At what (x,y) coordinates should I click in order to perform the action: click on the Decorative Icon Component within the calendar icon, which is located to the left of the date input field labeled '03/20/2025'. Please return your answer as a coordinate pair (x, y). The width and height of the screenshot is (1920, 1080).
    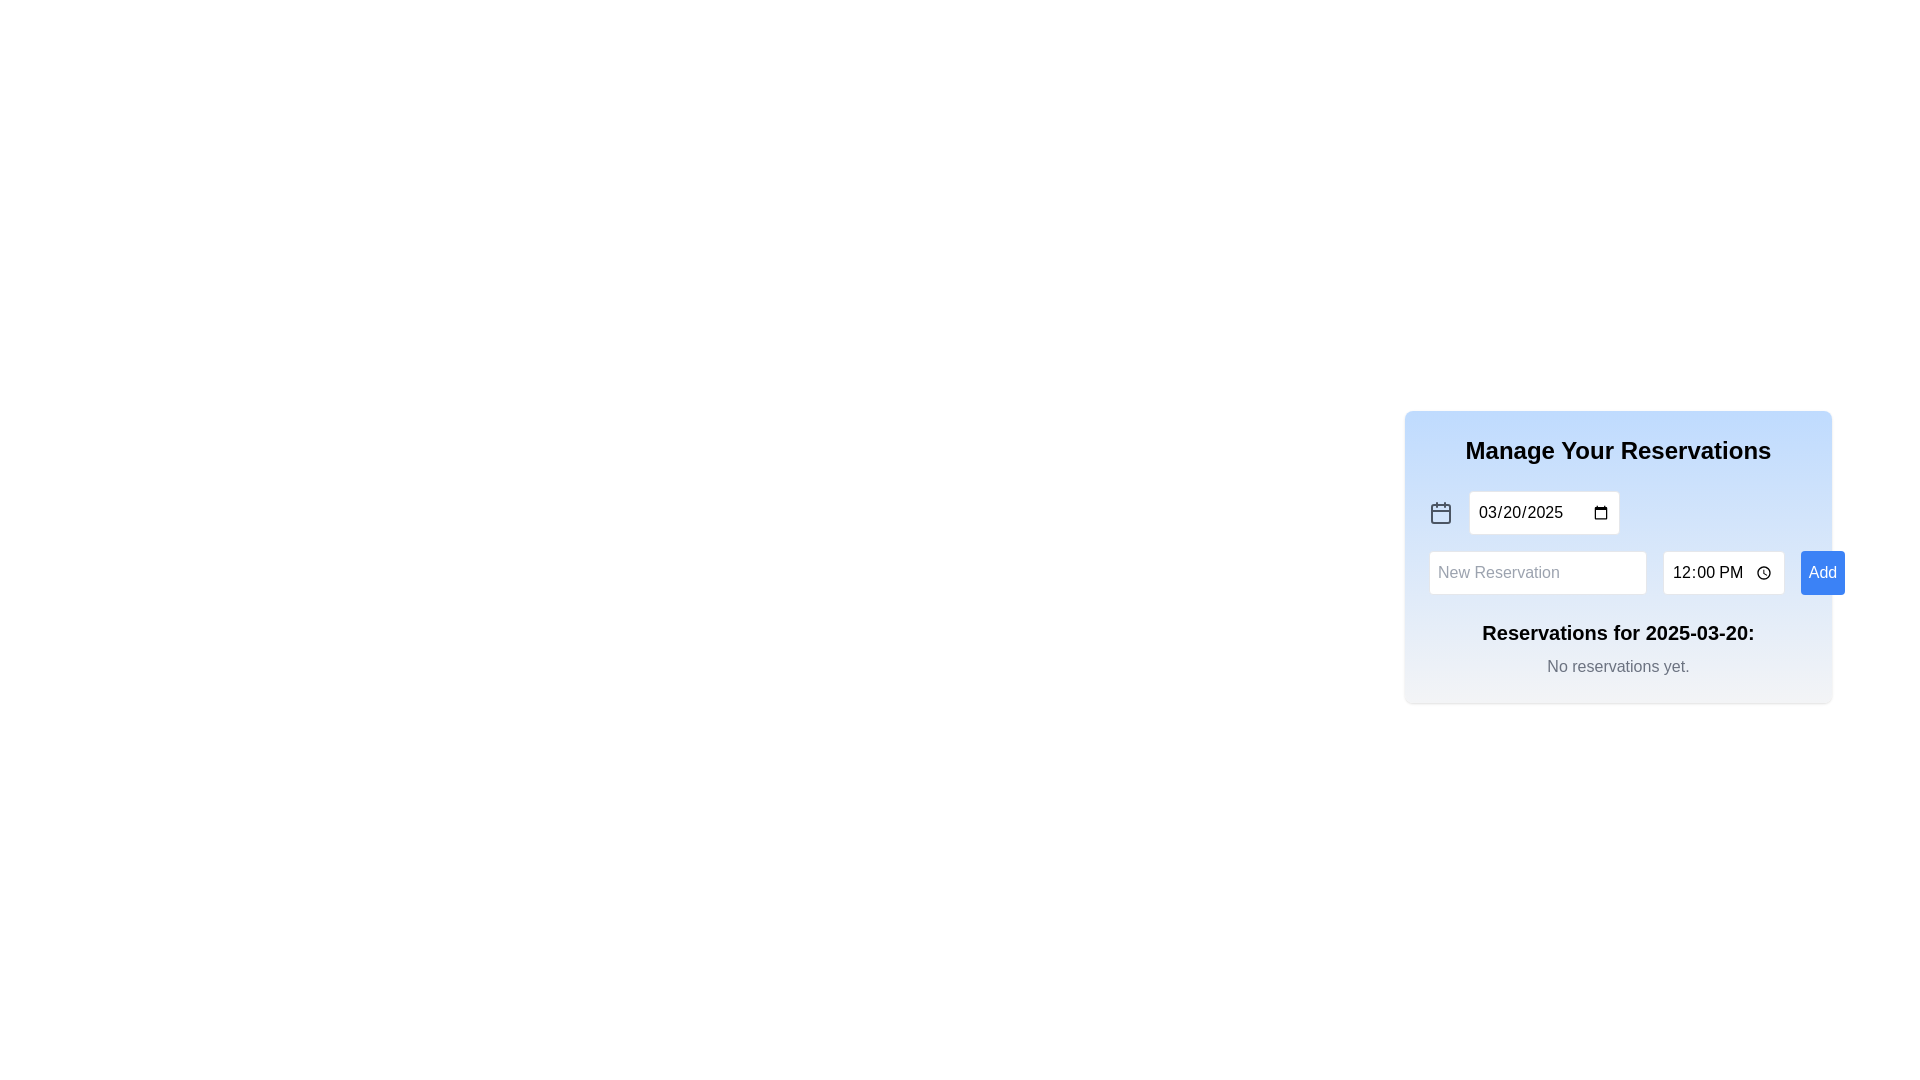
    Looking at the image, I should click on (1440, 512).